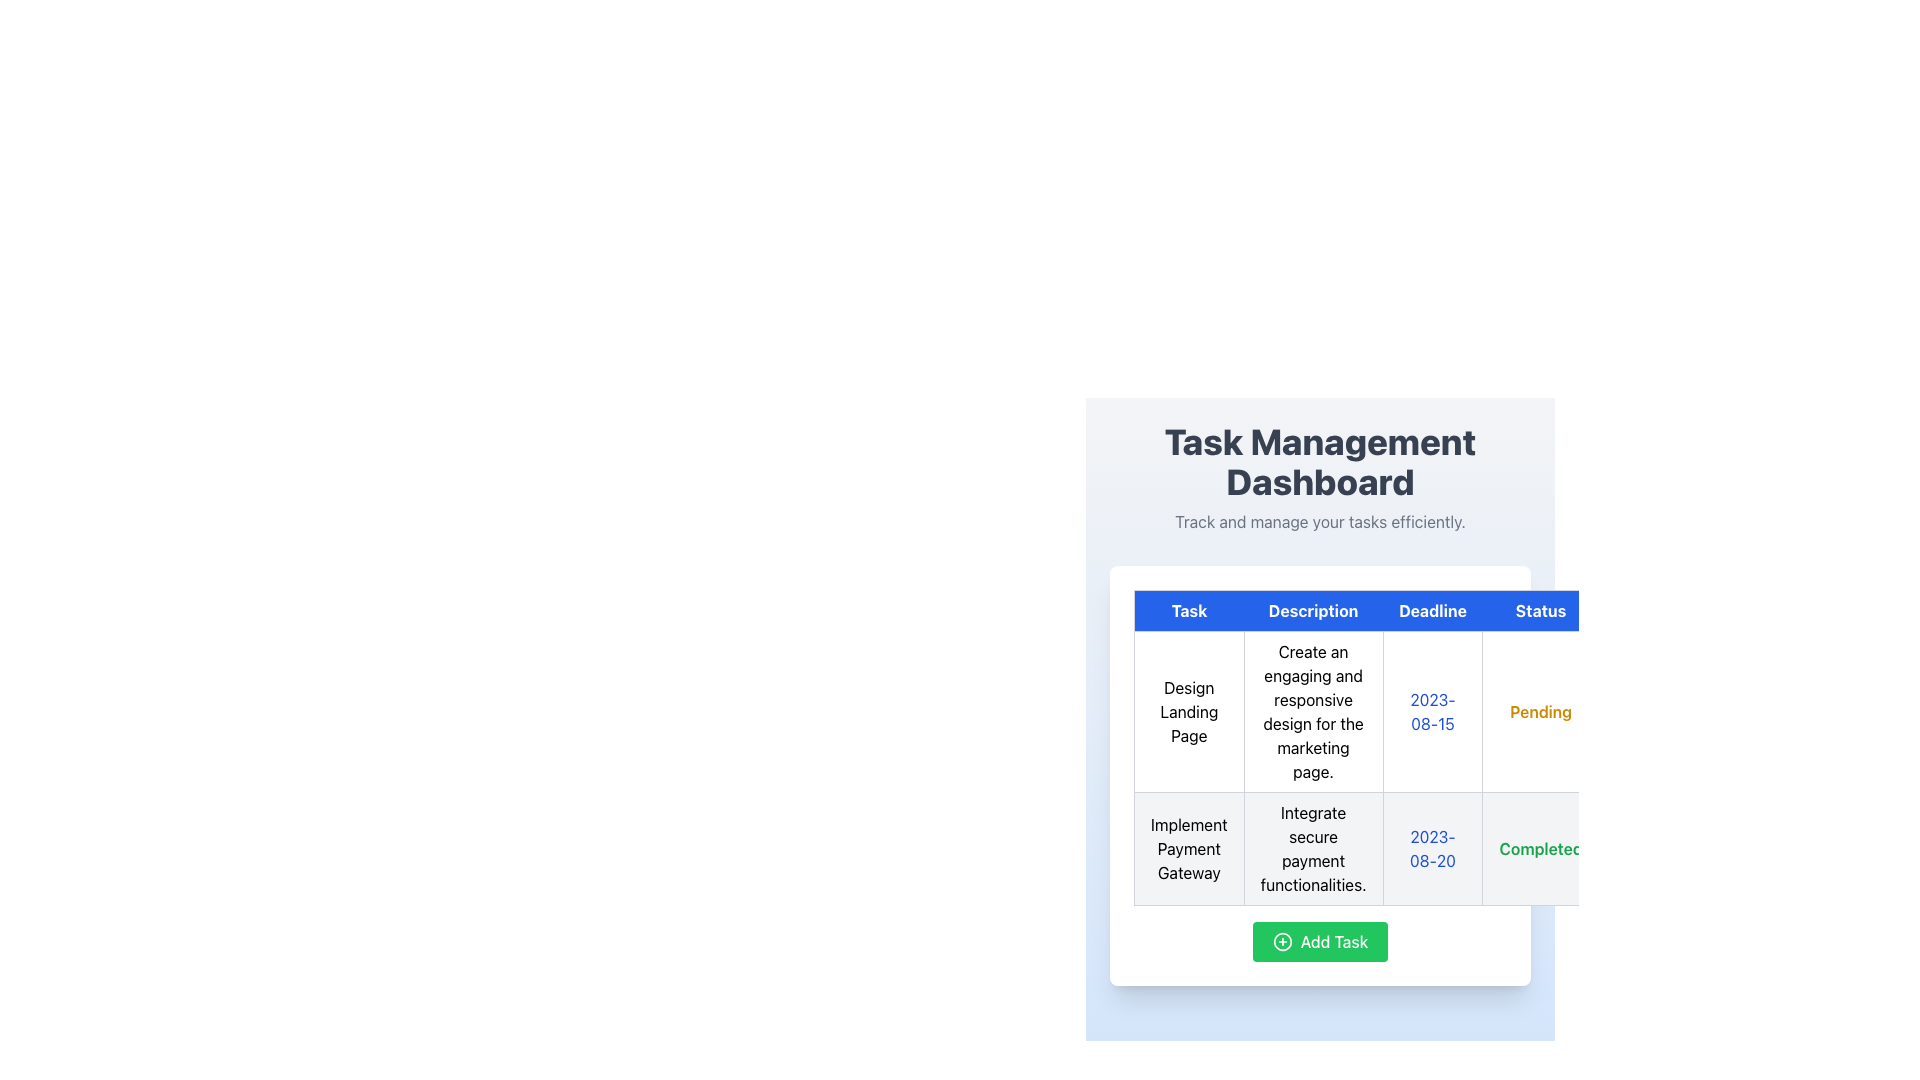 Image resolution: width=1920 pixels, height=1080 pixels. What do you see at coordinates (1540, 711) in the screenshot?
I see `the 'Pending' label in the 'Status' column of the first row in the table on the dashboard, which is styled in a bold font with a yellow-orange color` at bounding box center [1540, 711].